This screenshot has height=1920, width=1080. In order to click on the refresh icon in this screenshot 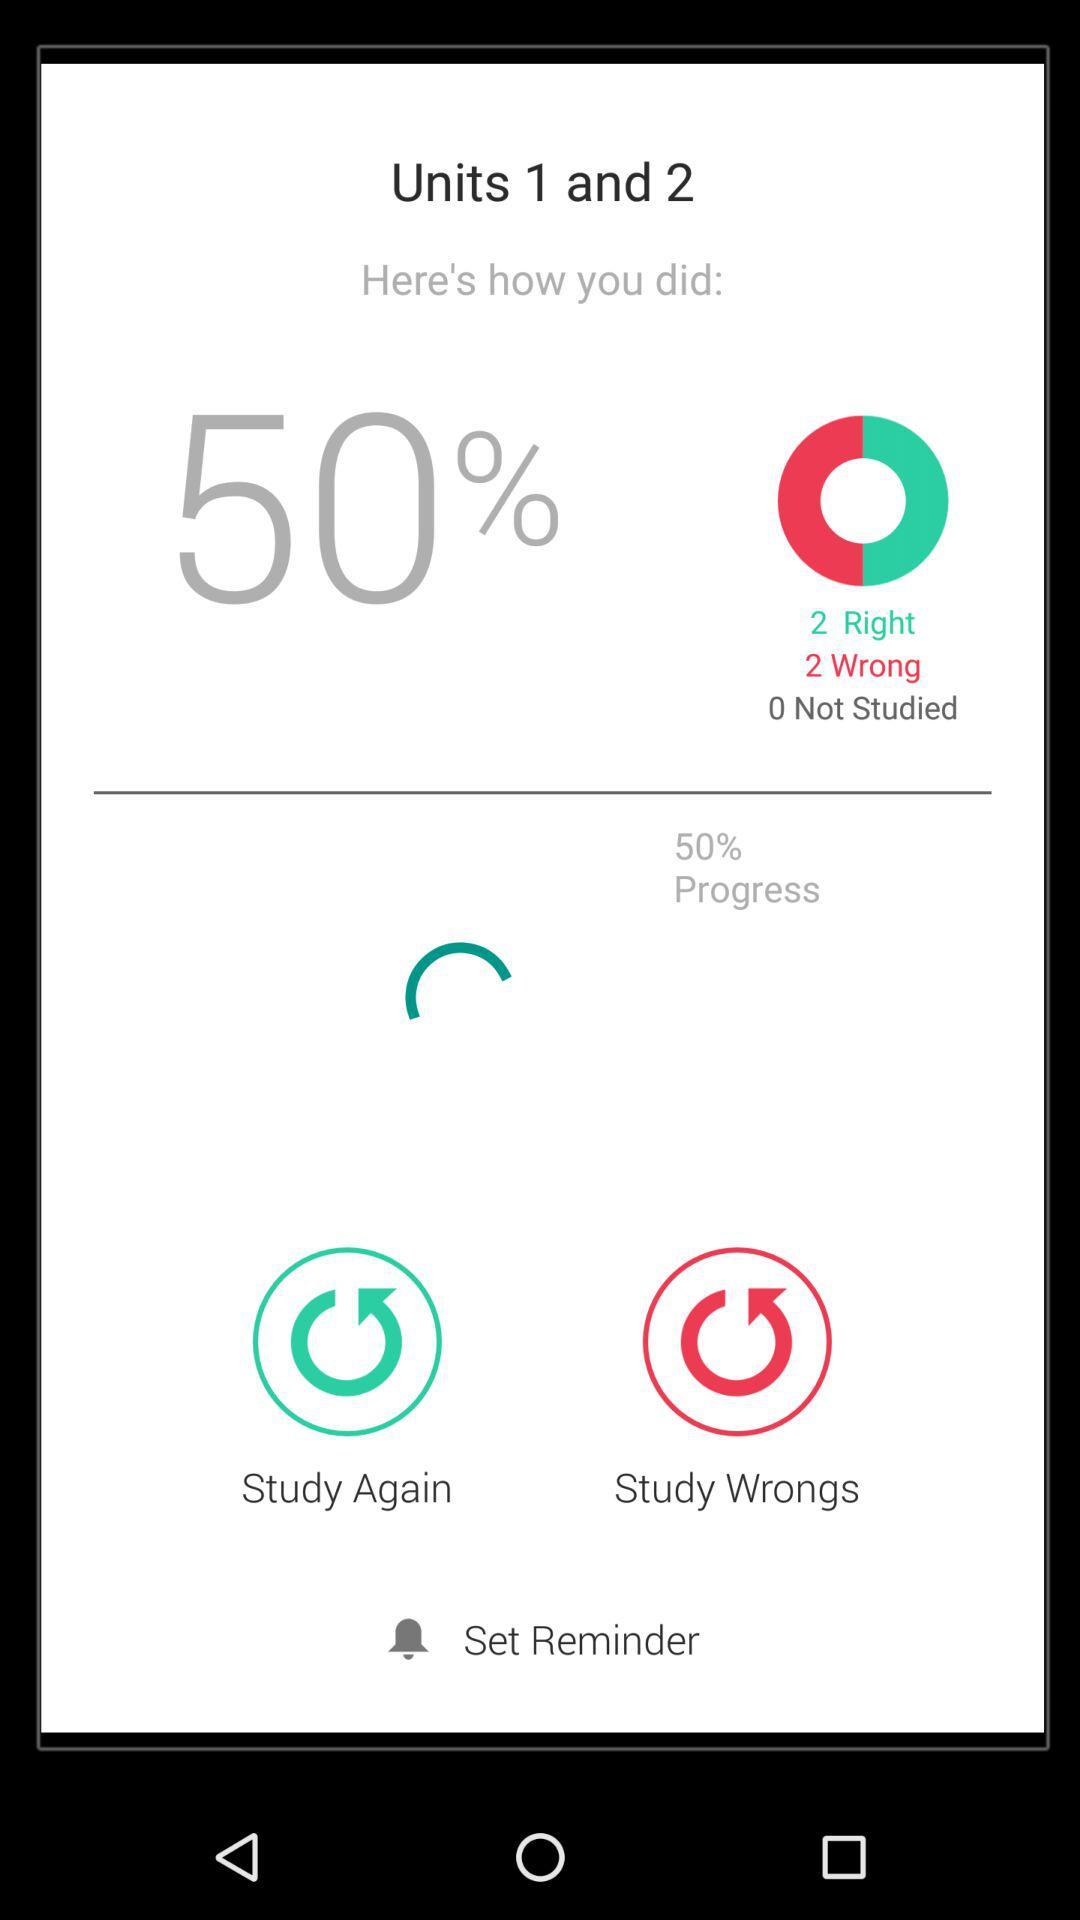, I will do `click(737, 1434)`.